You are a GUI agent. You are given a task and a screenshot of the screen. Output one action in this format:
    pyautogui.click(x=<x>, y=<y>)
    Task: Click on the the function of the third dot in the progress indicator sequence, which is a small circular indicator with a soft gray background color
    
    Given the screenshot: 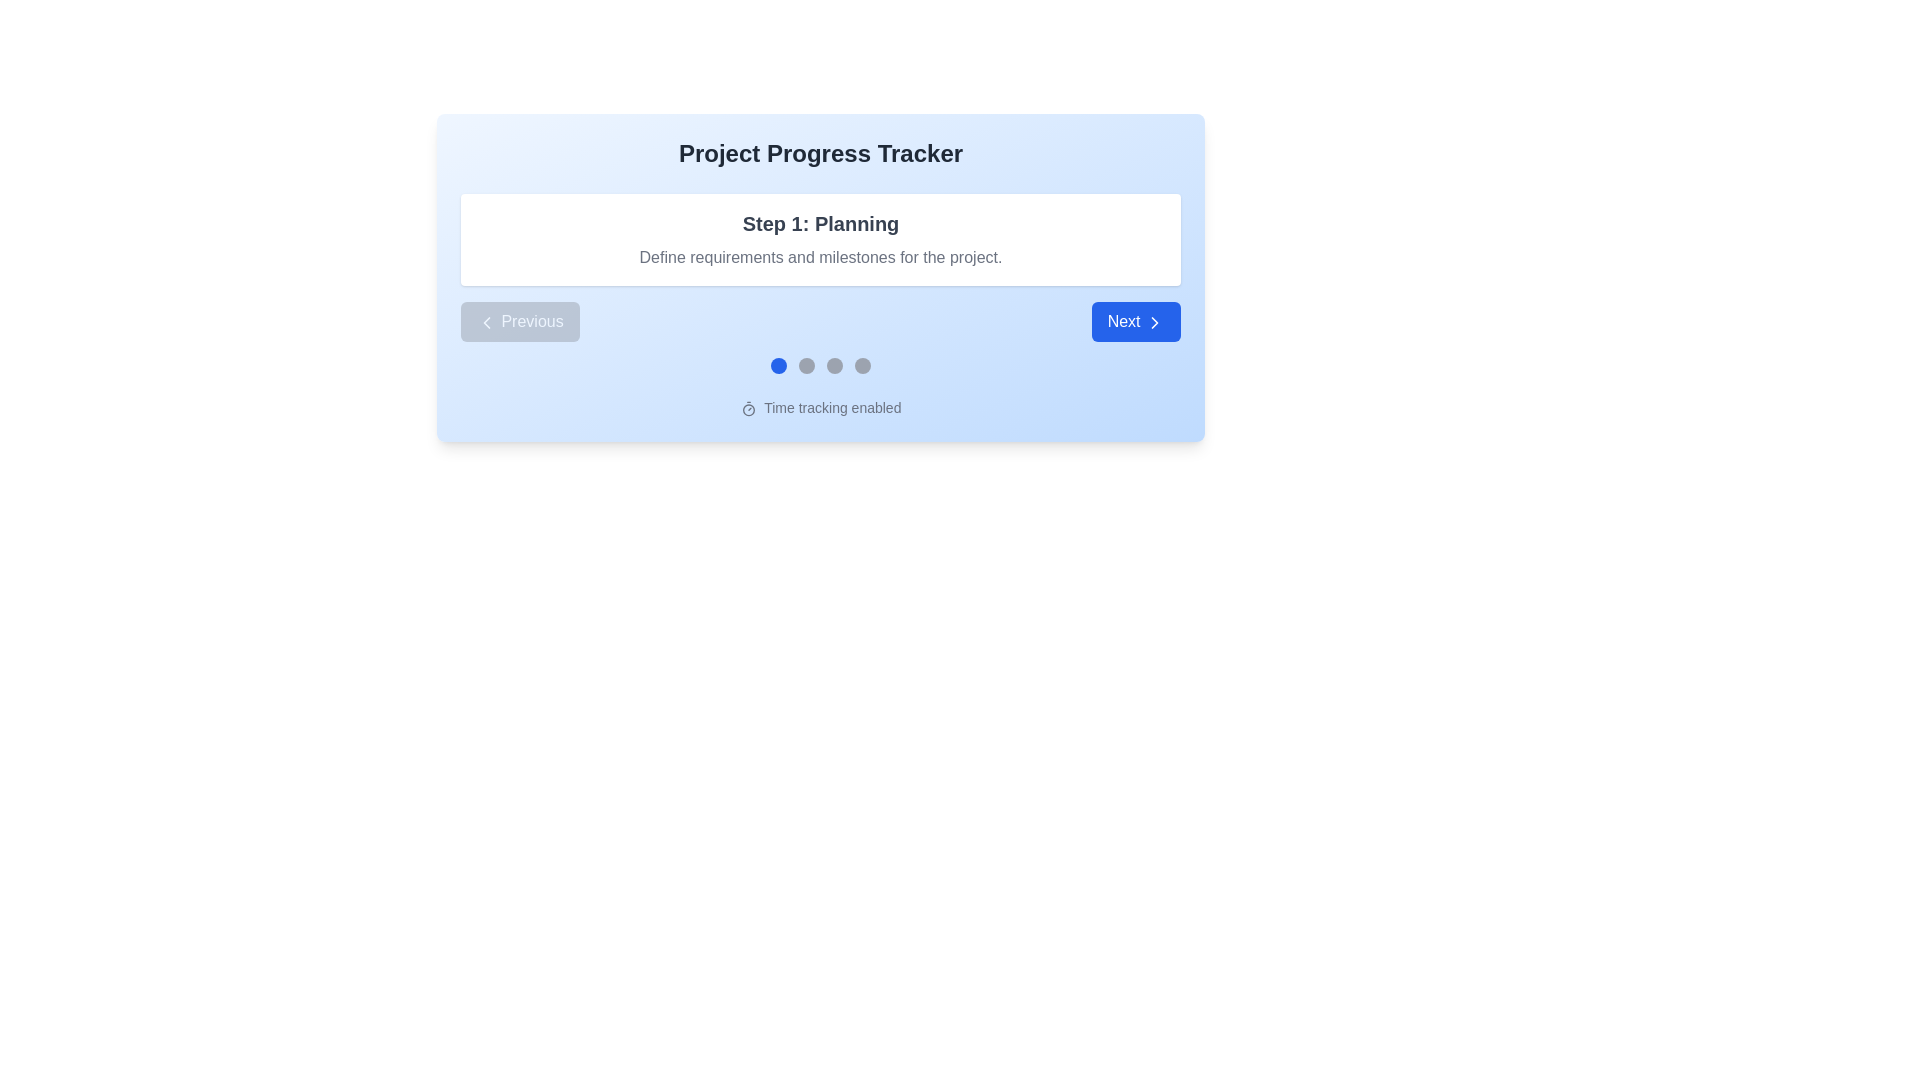 What is the action you would take?
    pyautogui.click(x=835, y=366)
    